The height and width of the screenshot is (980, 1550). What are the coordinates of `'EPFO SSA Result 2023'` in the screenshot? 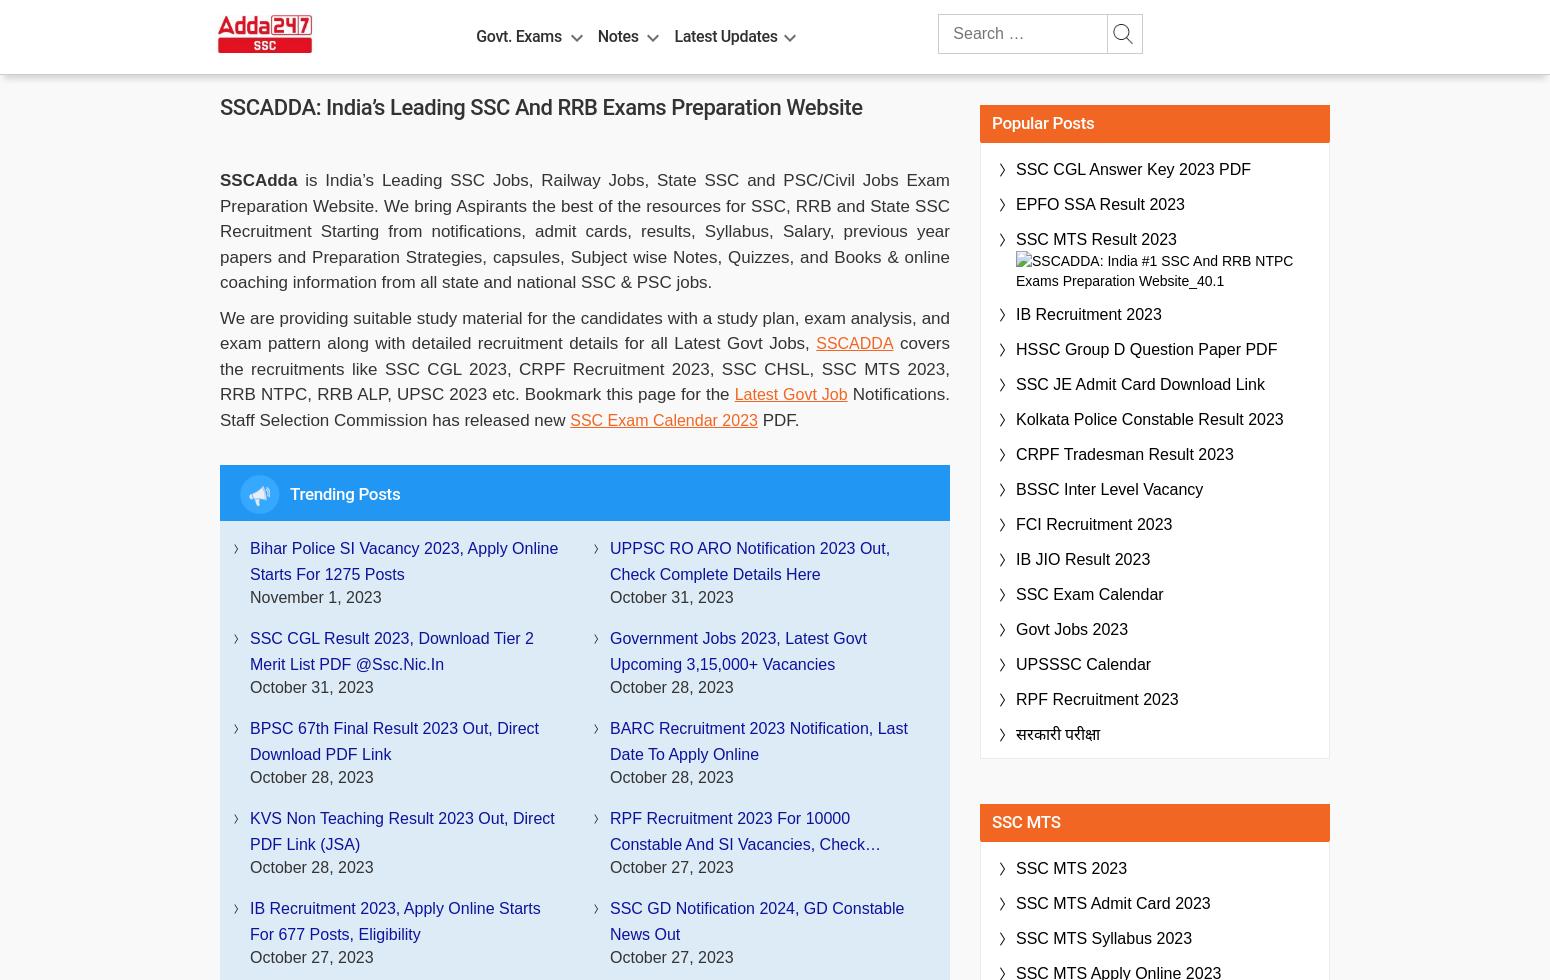 It's located at (1016, 204).